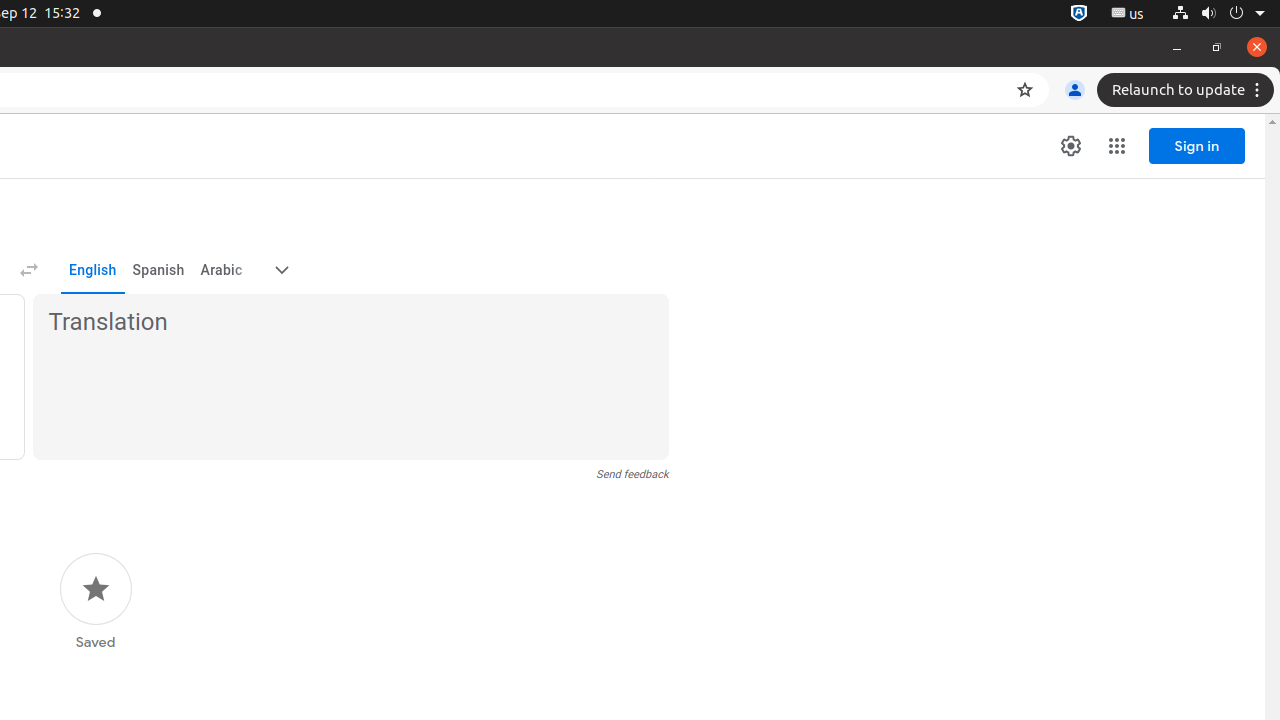 This screenshot has height=720, width=1280. What do you see at coordinates (1197, 145) in the screenshot?
I see `'Sign in'` at bounding box center [1197, 145].